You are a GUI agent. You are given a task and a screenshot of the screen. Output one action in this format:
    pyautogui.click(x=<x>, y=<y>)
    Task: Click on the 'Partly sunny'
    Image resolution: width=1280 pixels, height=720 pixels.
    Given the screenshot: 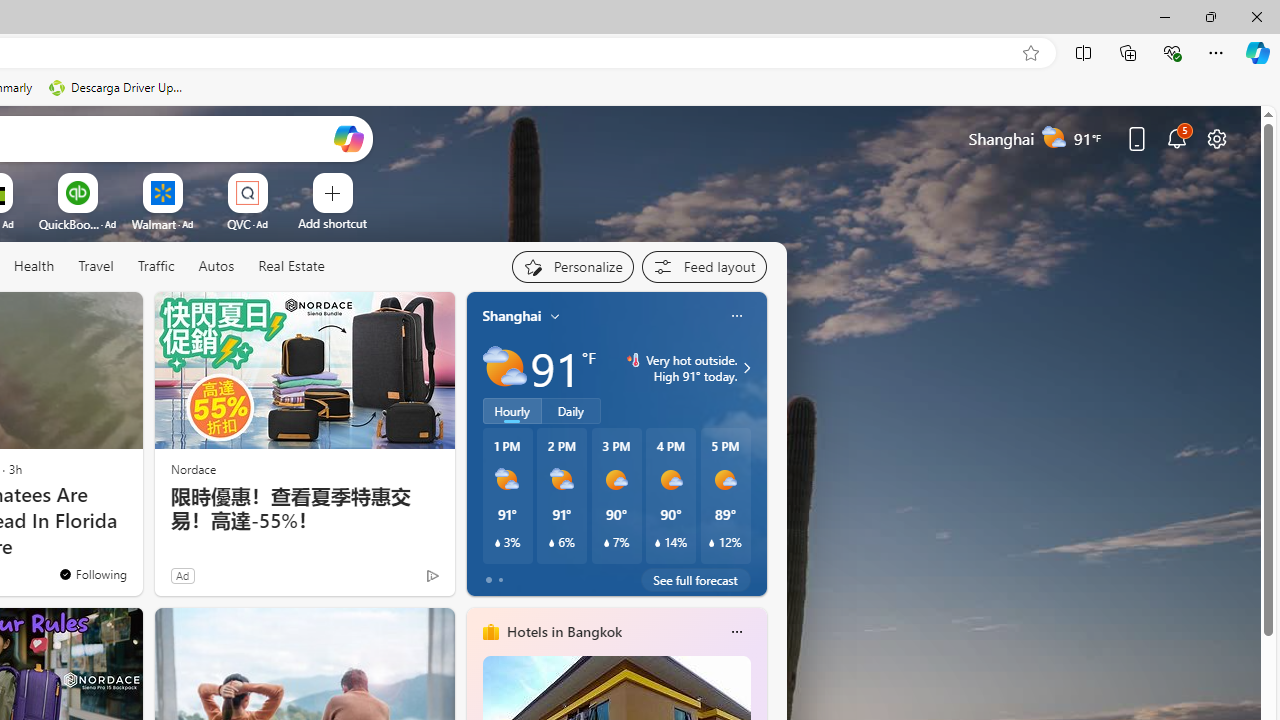 What is the action you would take?
    pyautogui.click(x=504, y=368)
    